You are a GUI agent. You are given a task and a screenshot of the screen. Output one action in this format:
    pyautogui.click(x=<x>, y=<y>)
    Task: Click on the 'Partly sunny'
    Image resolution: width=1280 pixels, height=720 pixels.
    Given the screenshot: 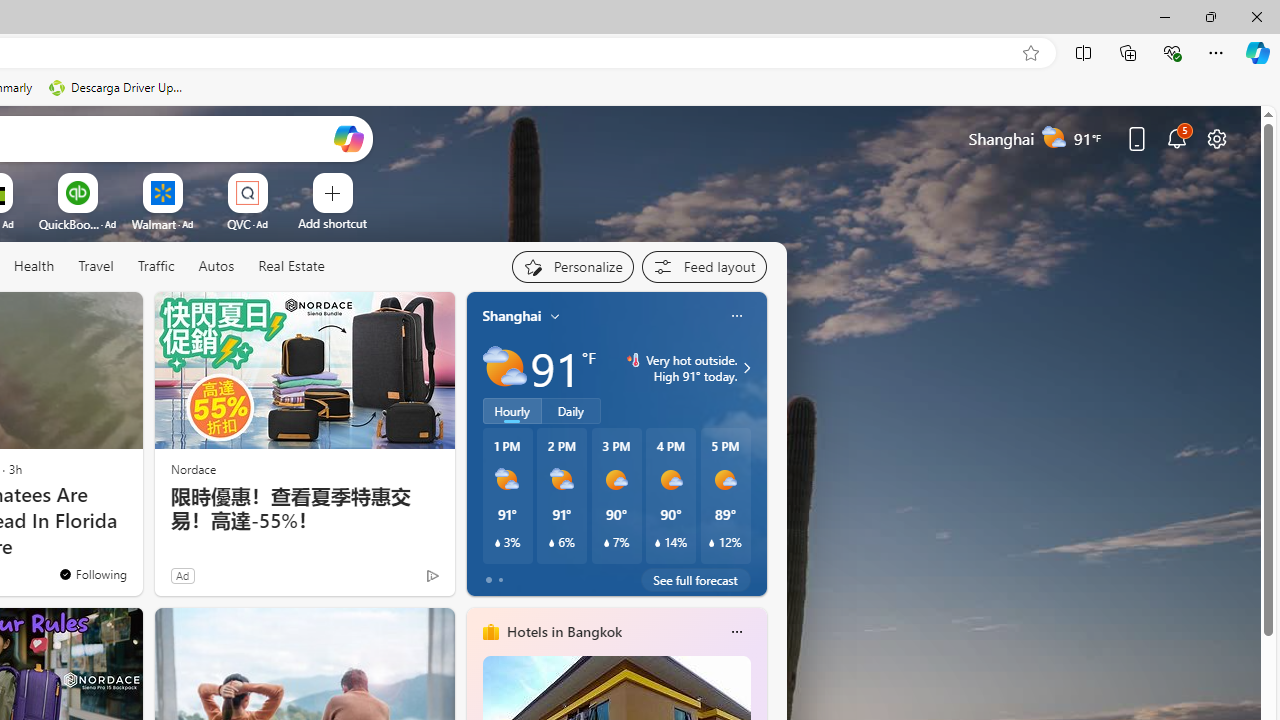 What is the action you would take?
    pyautogui.click(x=504, y=368)
    